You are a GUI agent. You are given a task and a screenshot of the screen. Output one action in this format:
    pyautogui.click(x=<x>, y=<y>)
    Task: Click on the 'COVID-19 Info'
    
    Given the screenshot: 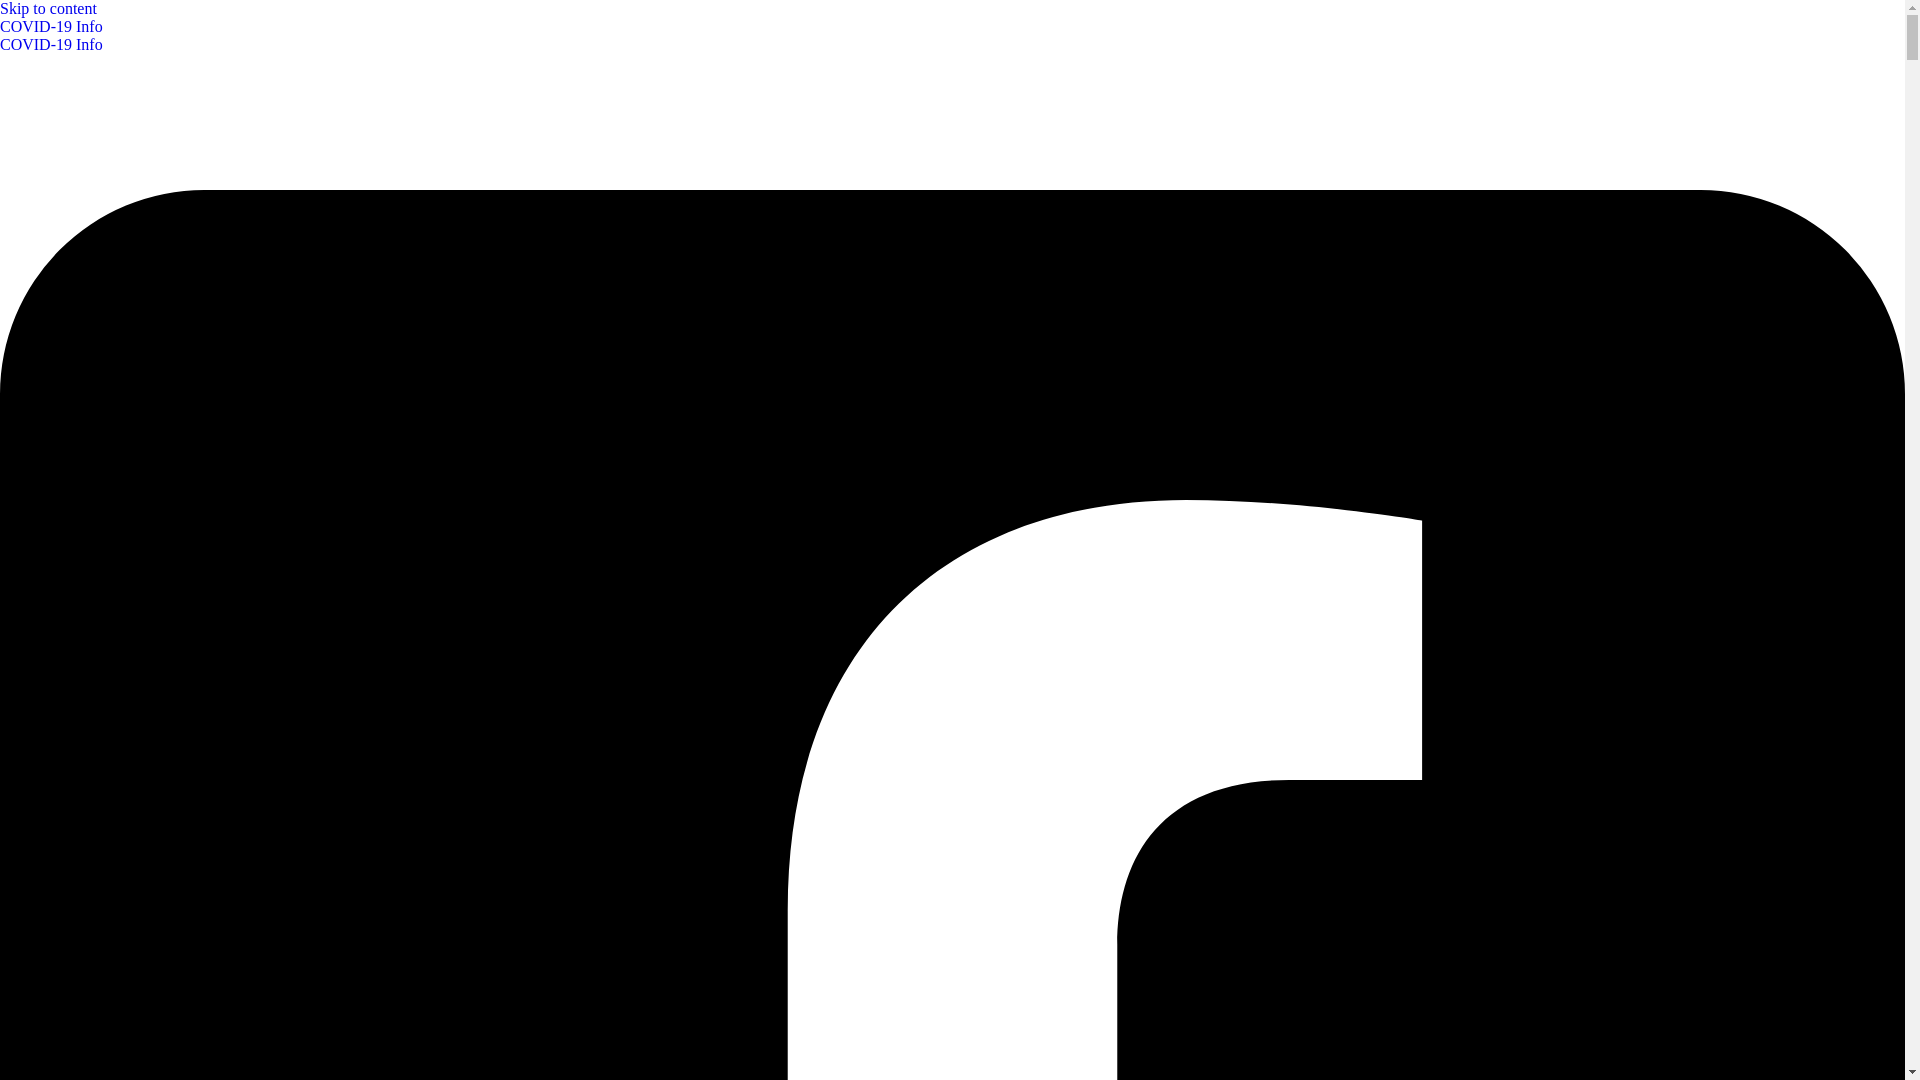 What is the action you would take?
    pyautogui.click(x=951, y=35)
    